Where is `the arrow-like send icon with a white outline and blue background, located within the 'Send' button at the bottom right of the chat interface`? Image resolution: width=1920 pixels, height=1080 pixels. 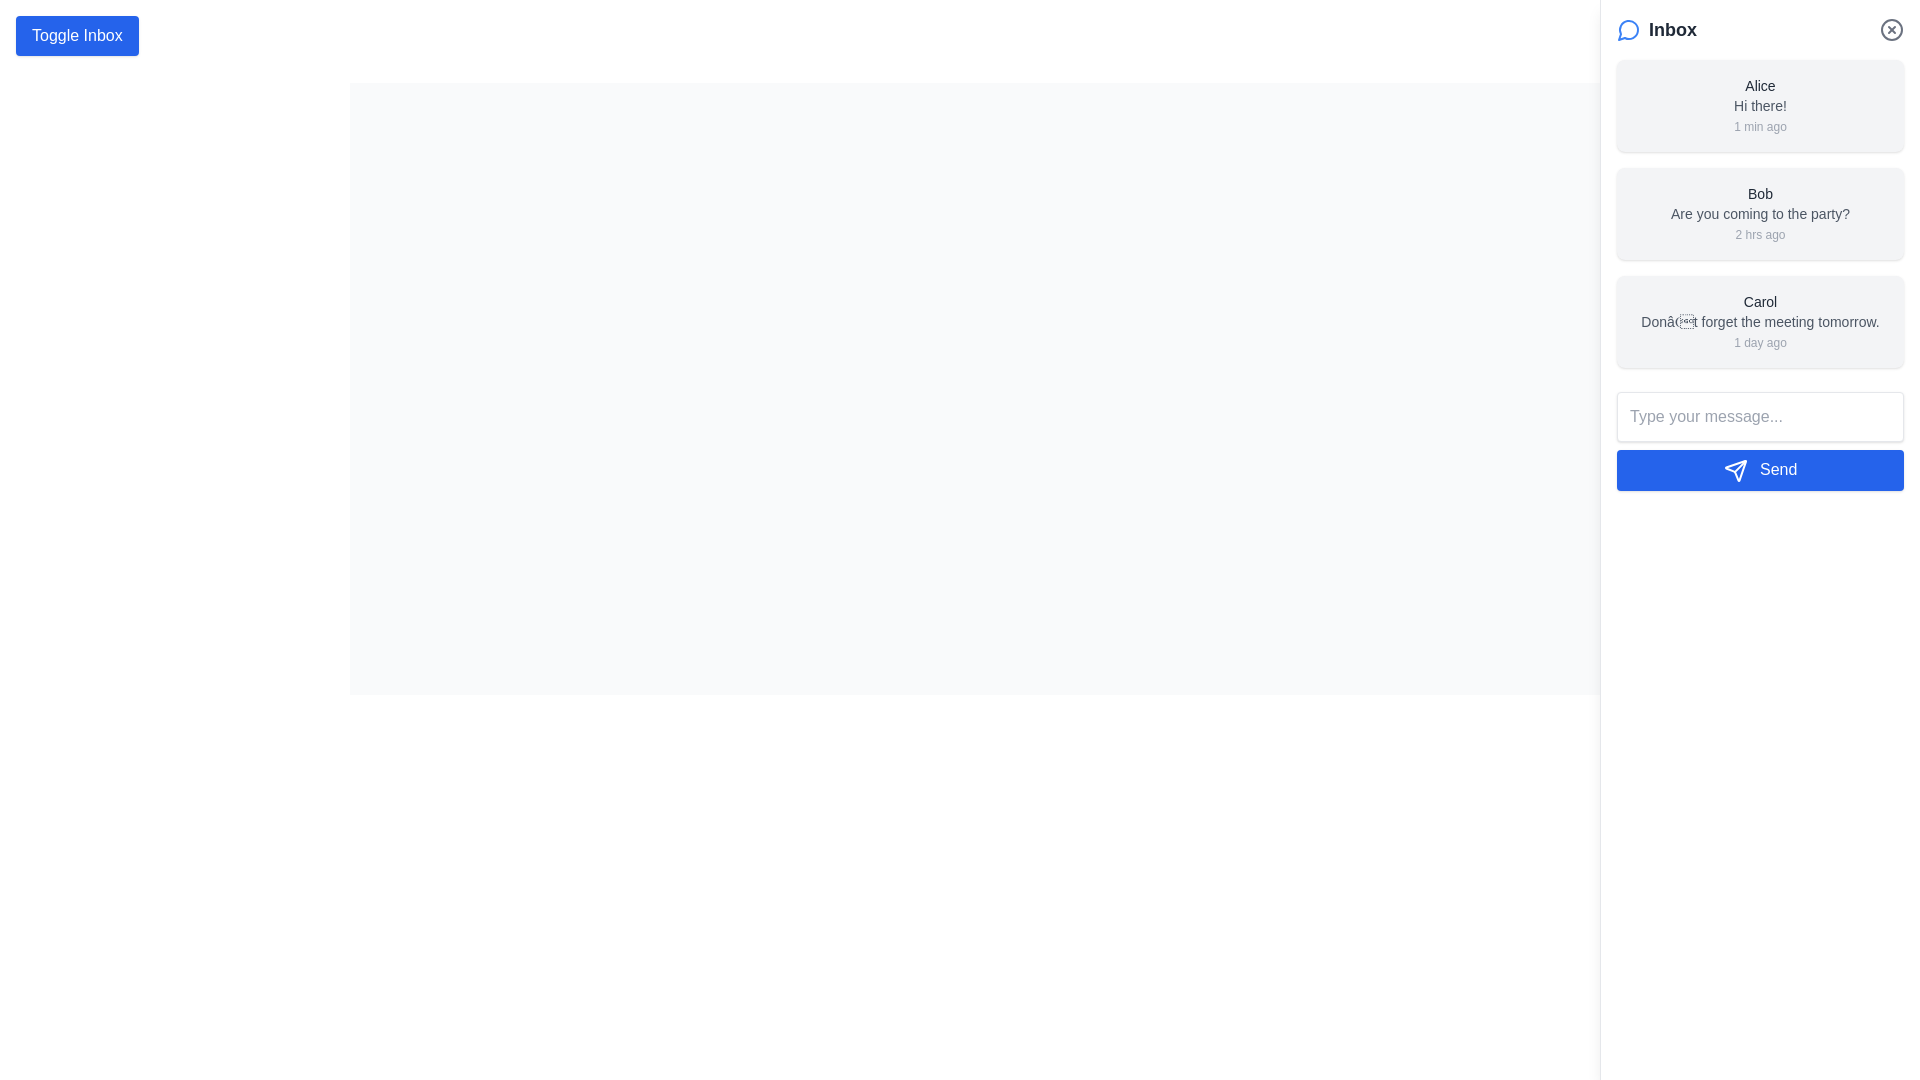 the arrow-like send icon with a white outline and blue background, located within the 'Send' button at the bottom right of the chat interface is located at coordinates (1734, 470).